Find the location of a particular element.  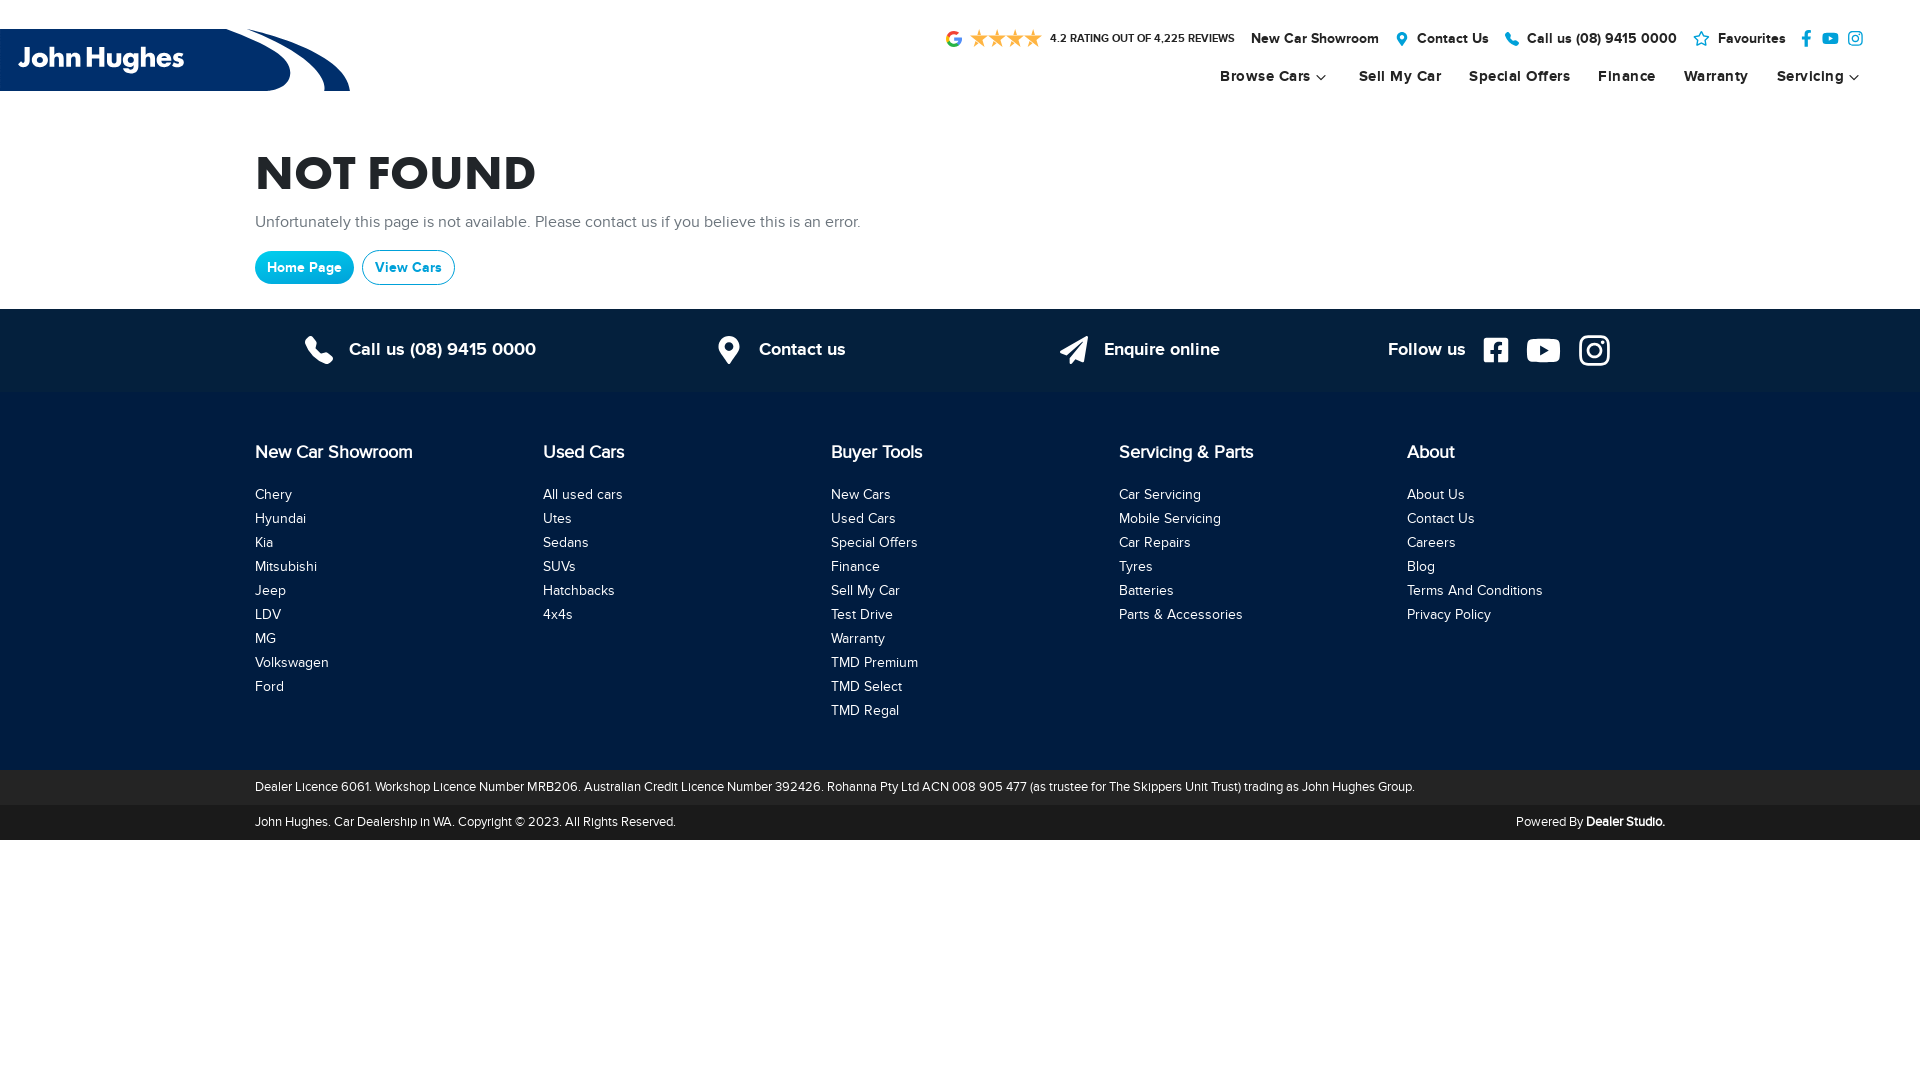

'Jeep' is located at coordinates (269, 589).